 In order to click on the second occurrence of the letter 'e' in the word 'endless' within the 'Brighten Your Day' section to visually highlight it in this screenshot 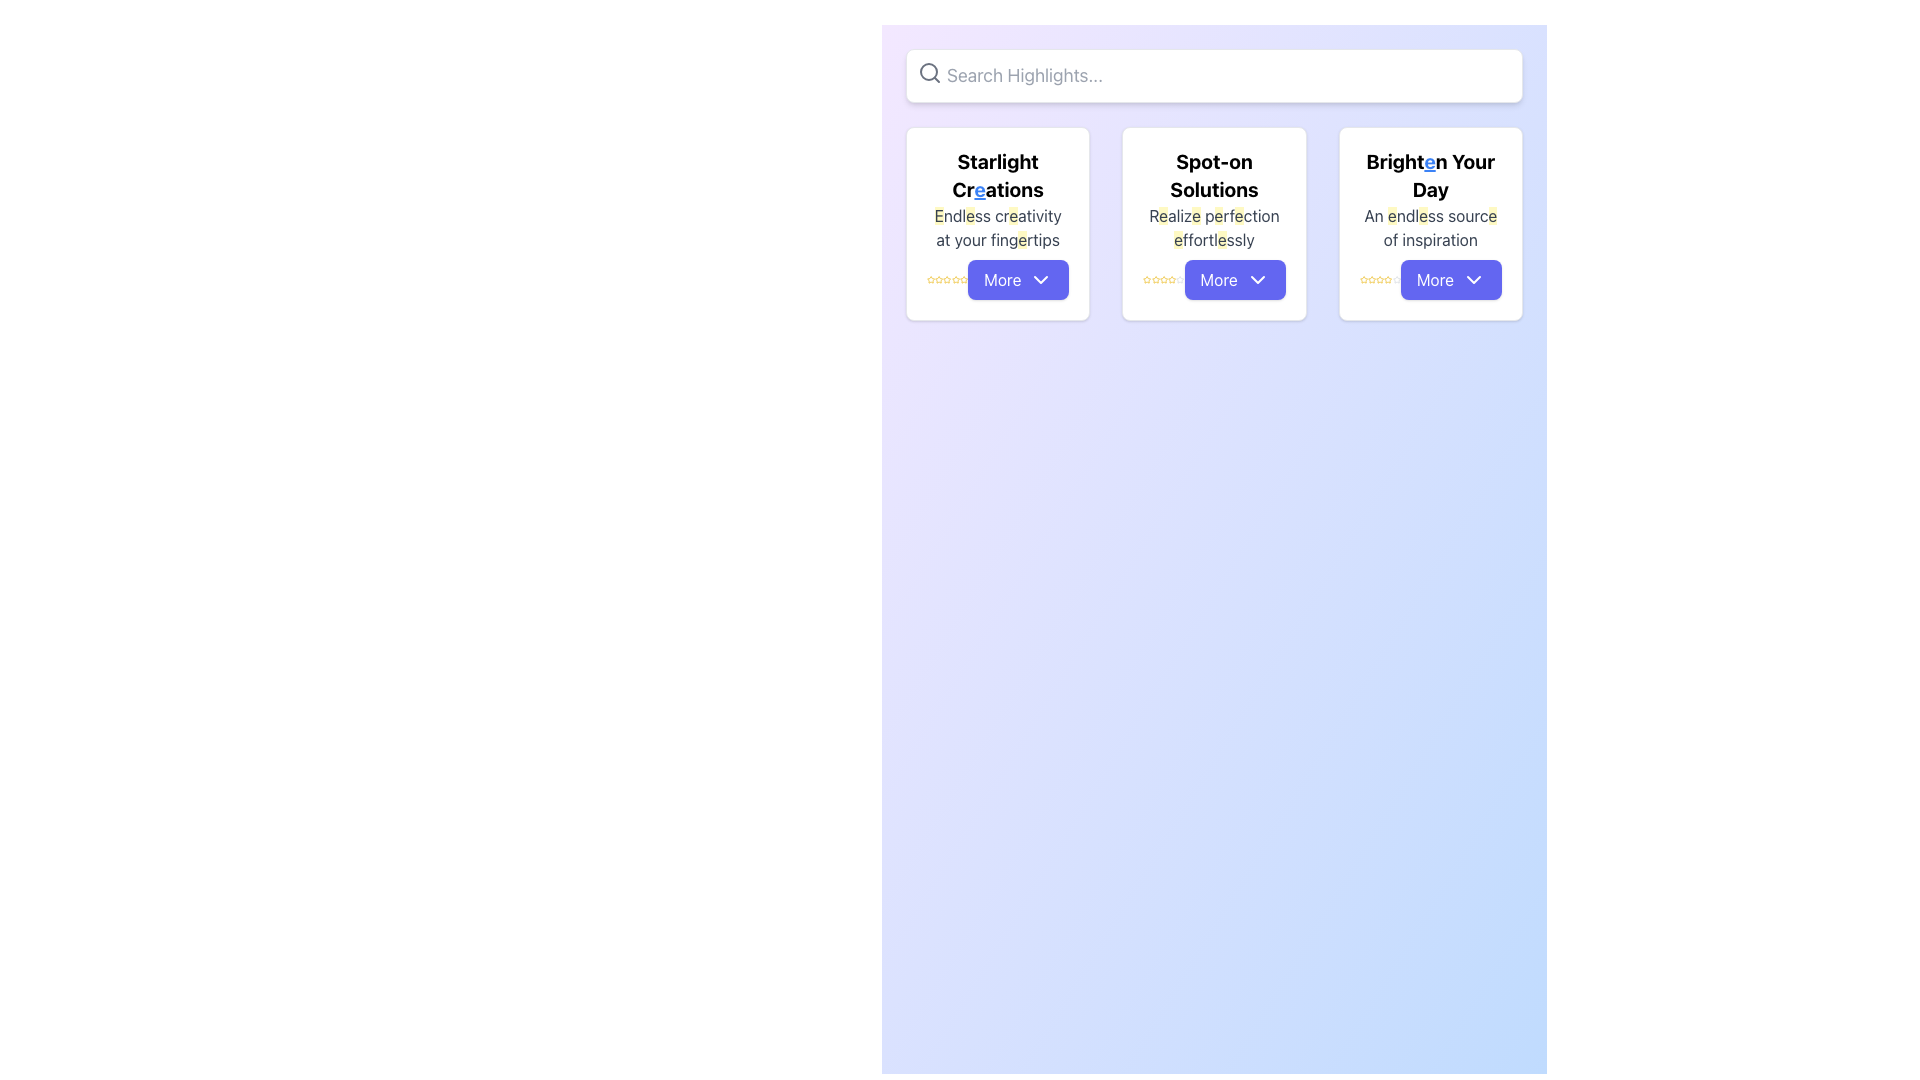, I will do `click(1422, 216)`.